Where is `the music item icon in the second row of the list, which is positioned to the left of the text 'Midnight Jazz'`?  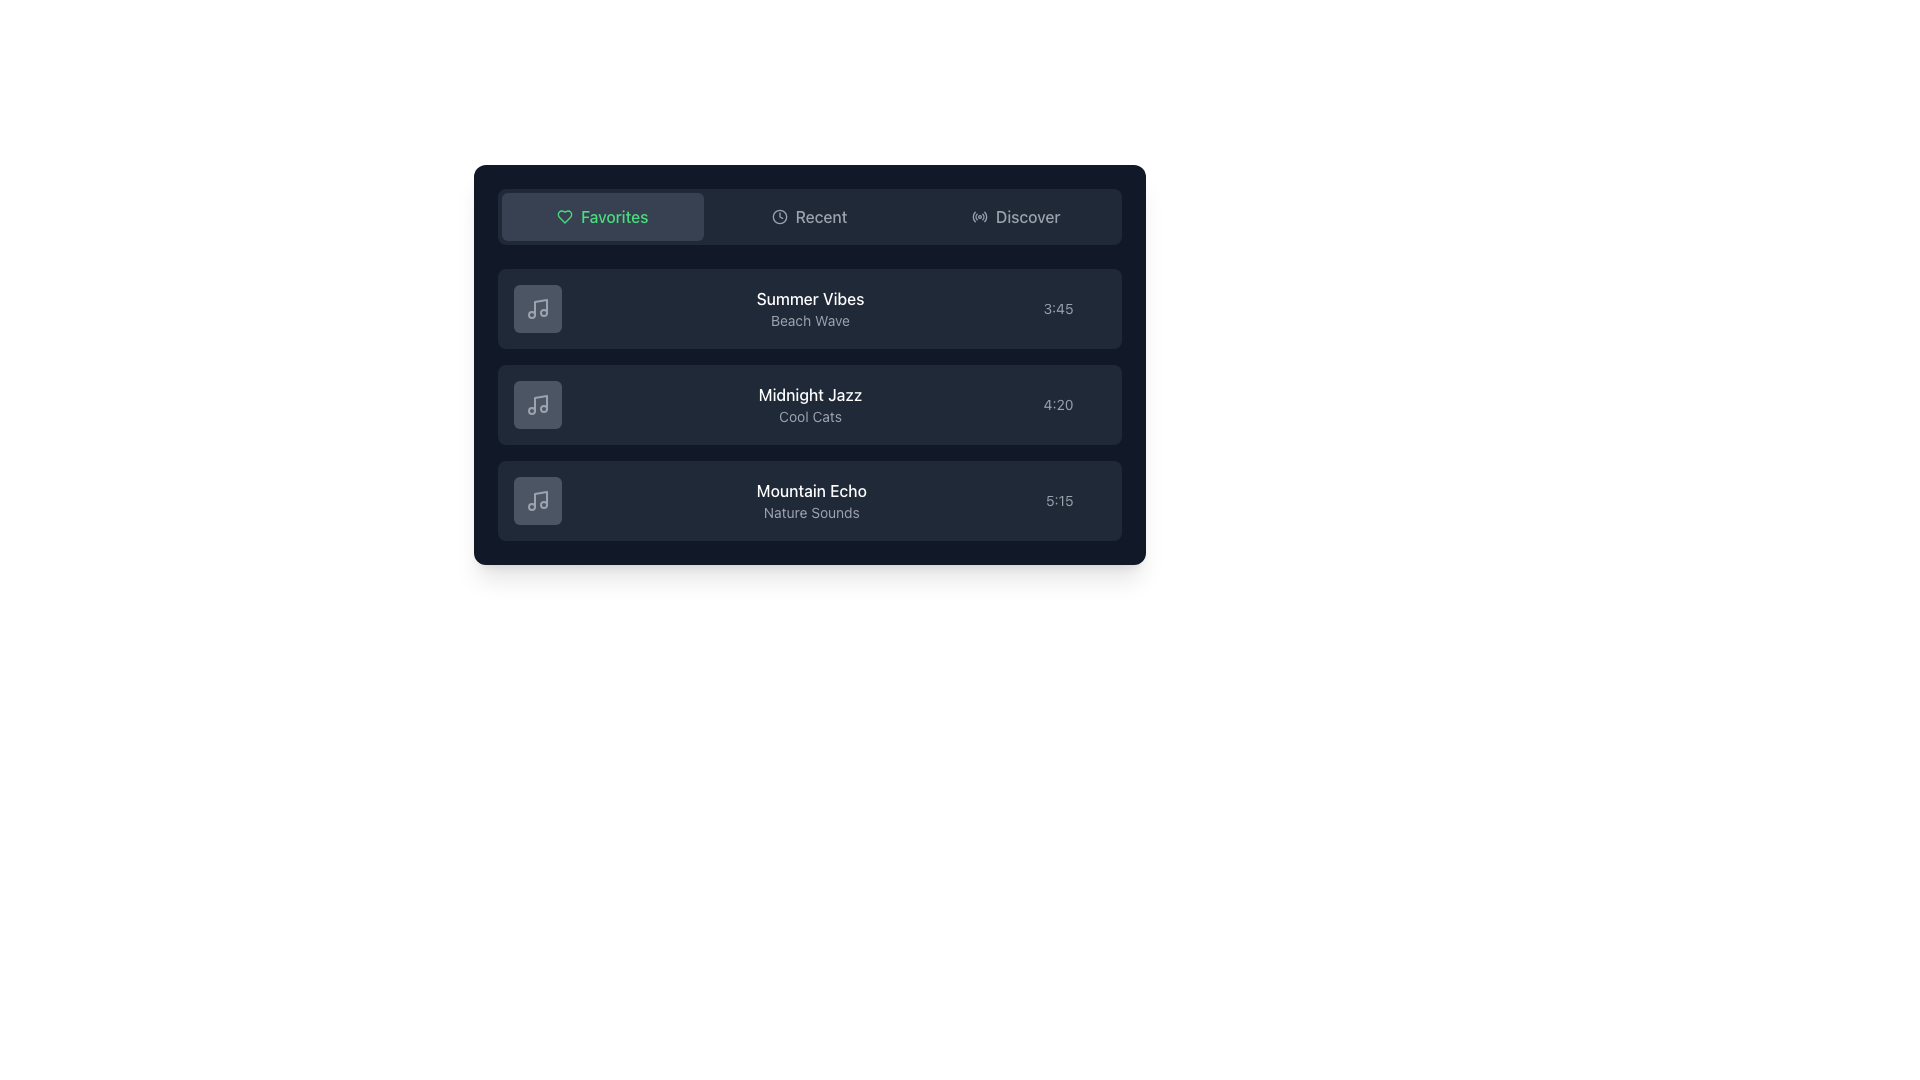 the music item icon in the second row of the list, which is positioned to the left of the text 'Midnight Jazz' is located at coordinates (537, 405).